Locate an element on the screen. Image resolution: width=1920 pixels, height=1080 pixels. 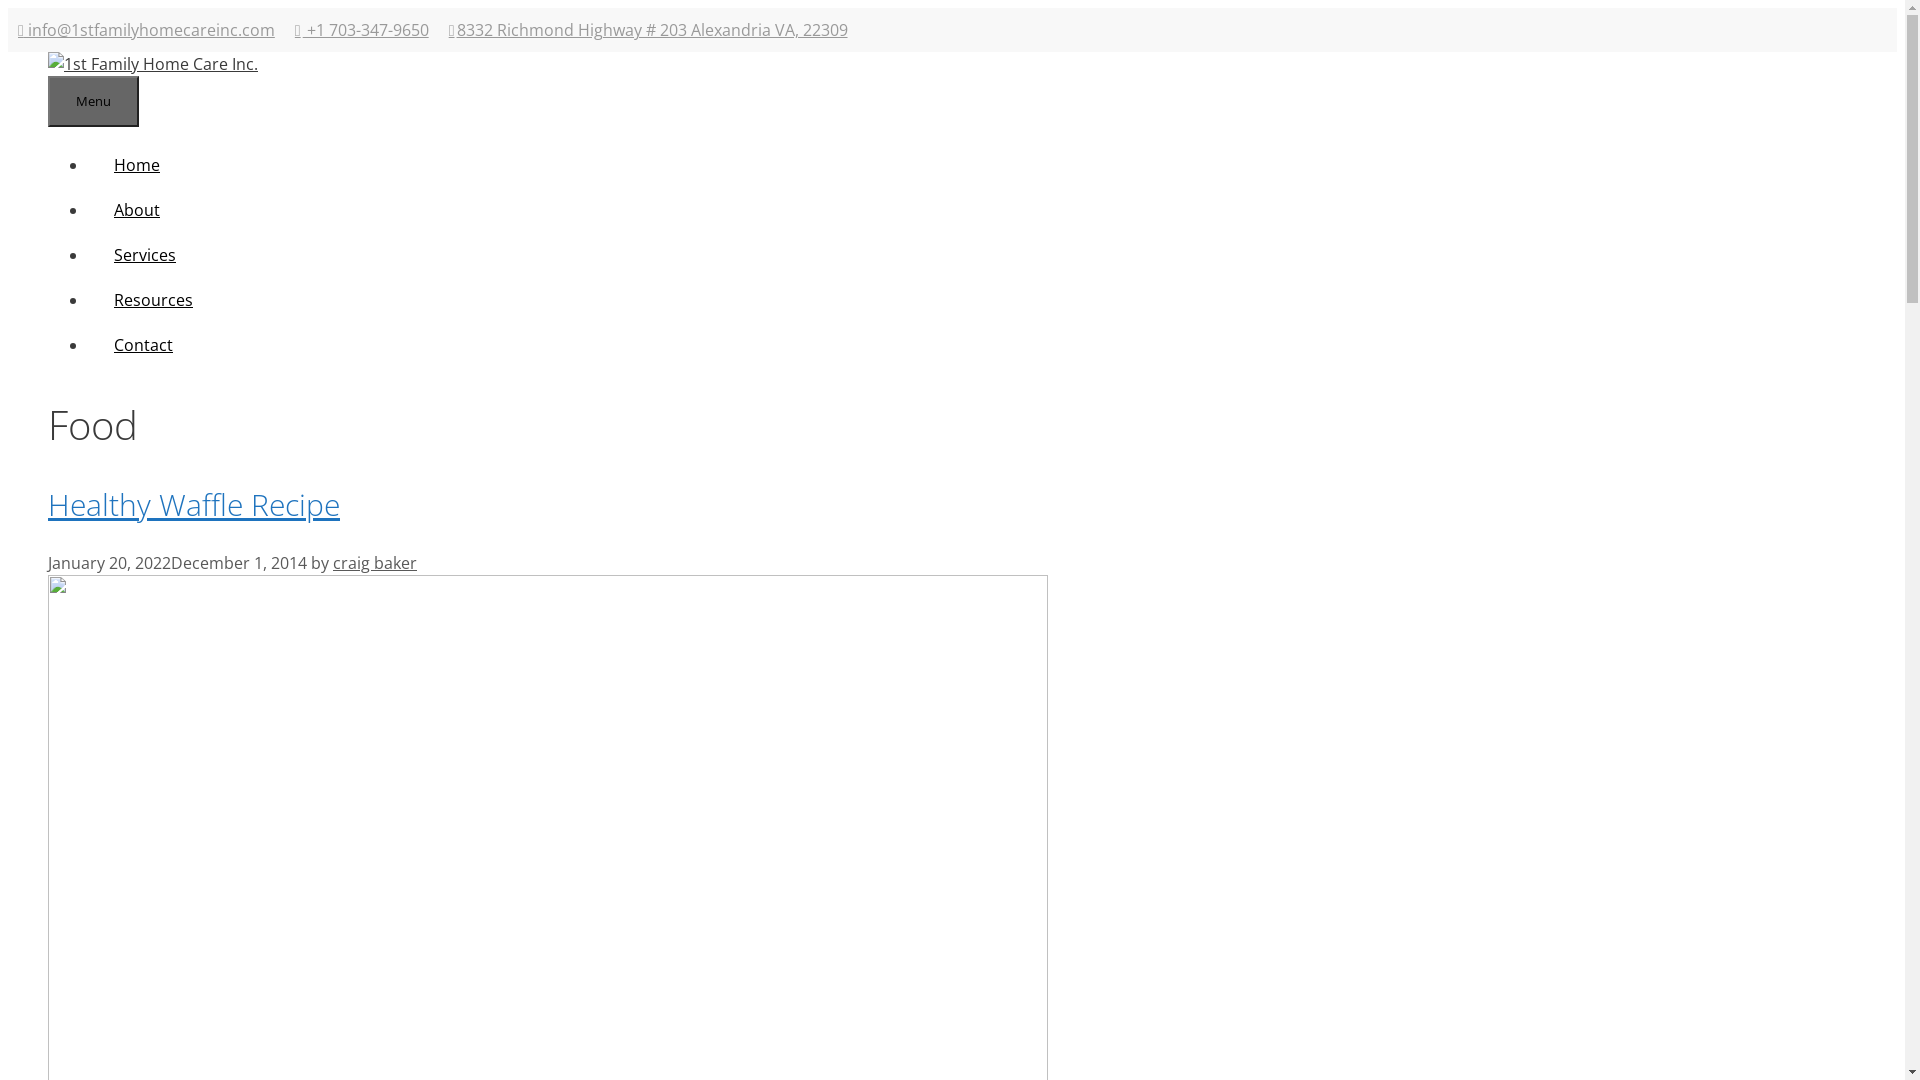
'Home' is located at coordinates (136, 164).